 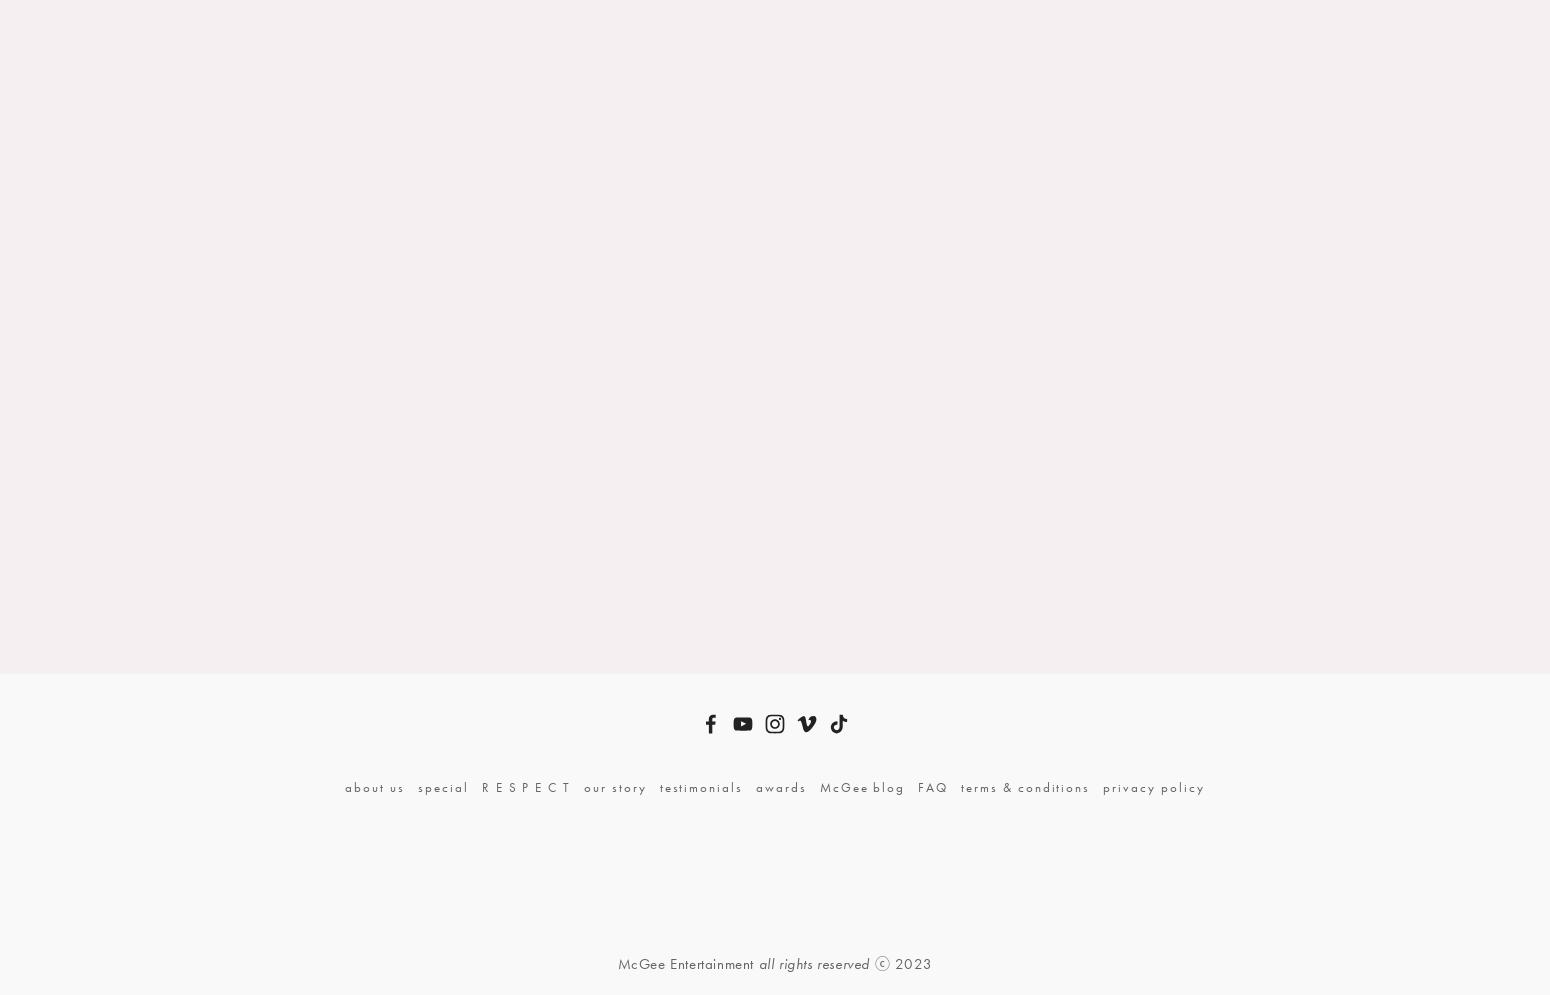 What do you see at coordinates (918, 786) in the screenshot?
I see `'FAQ'` at bounding box center [918, 786].